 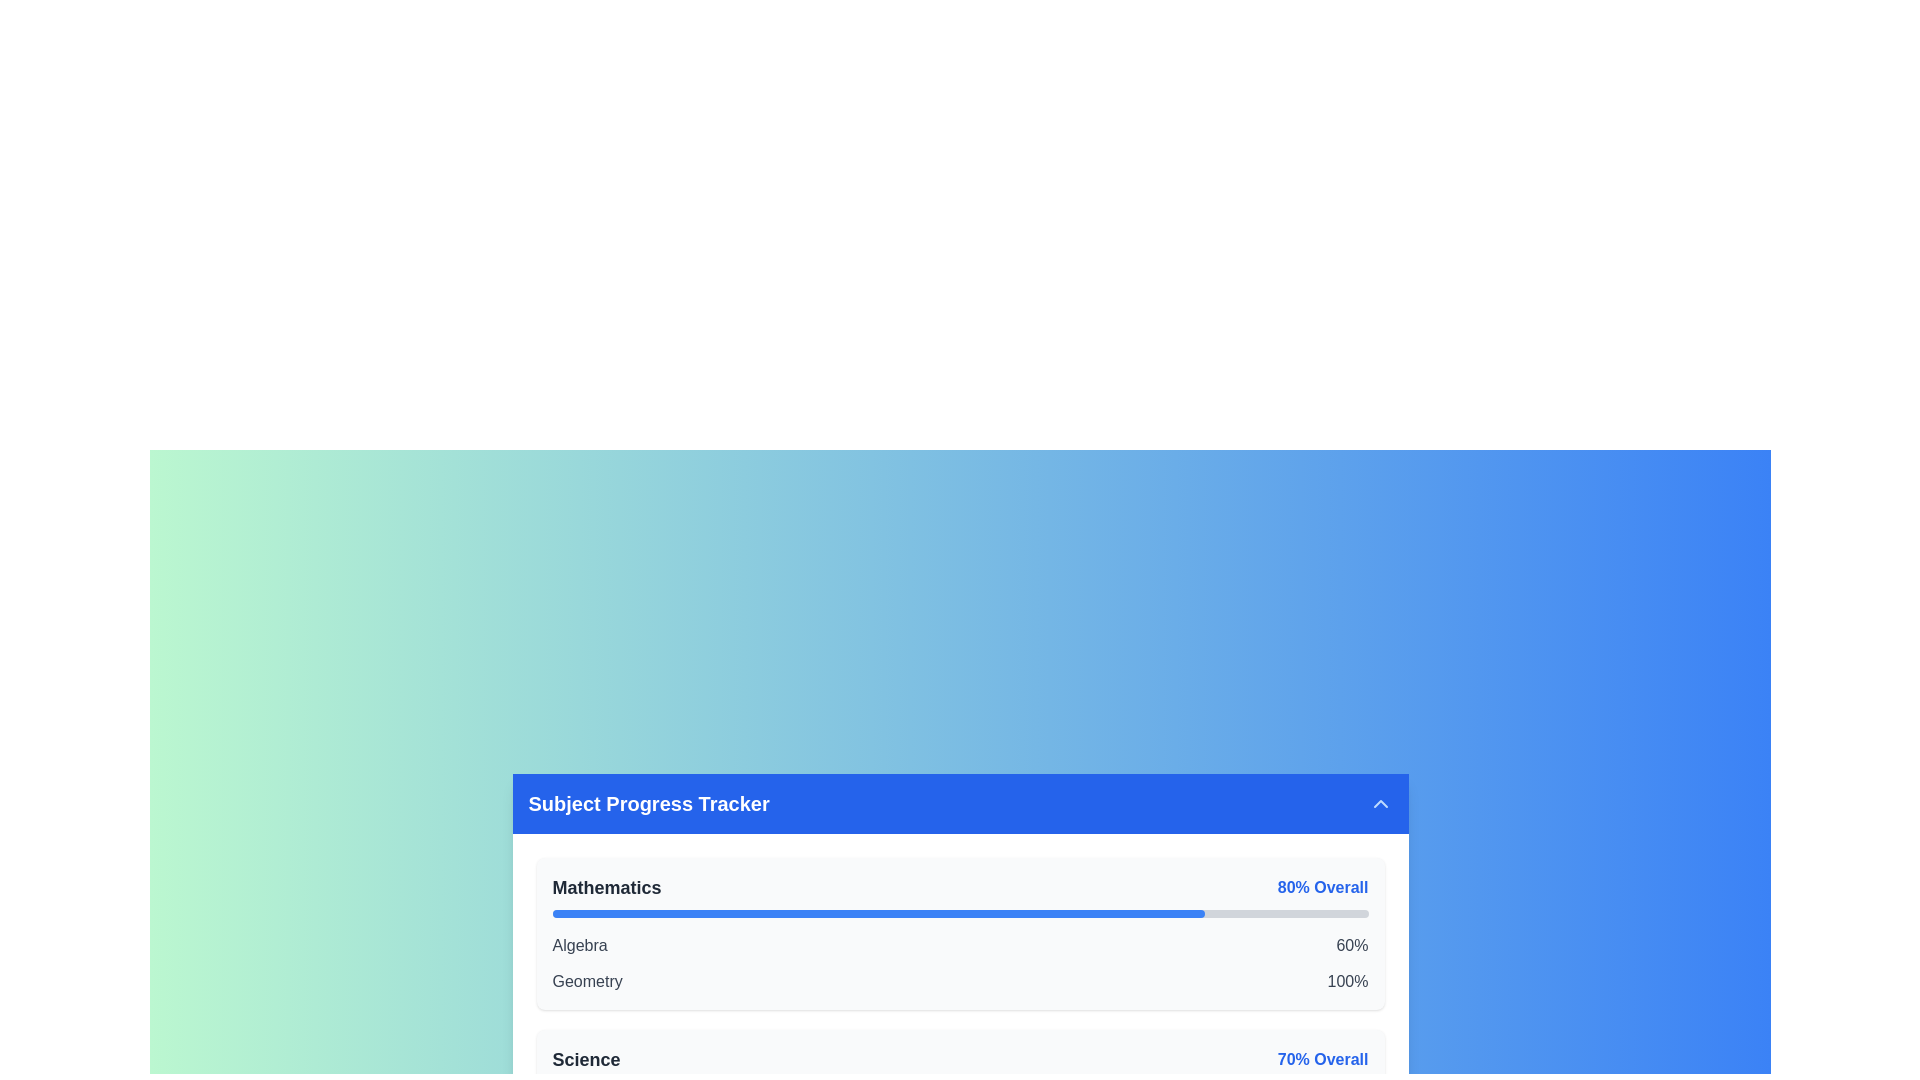 I want to click on the Static text label indicating the 'Geometry' subsection within the 'Mathematics' category in the 'Subject Progress Tracker' interface, so click(x=586, y=981).